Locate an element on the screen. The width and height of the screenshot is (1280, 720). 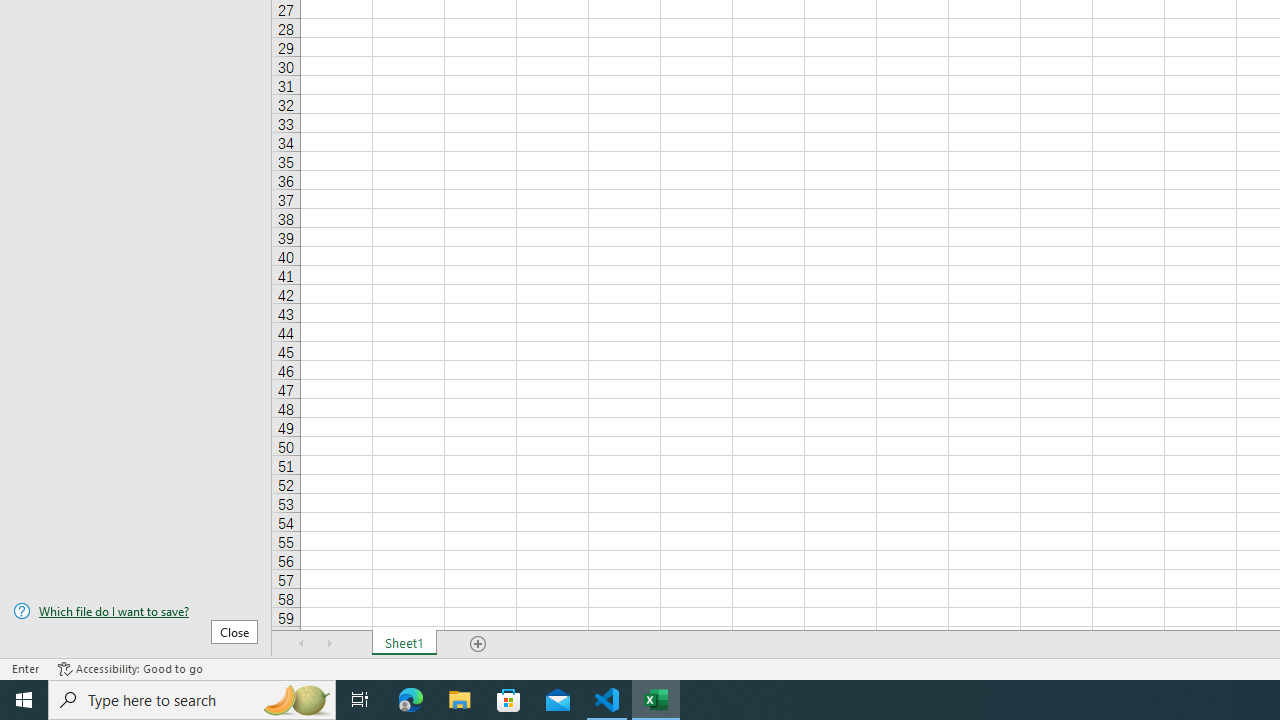
'Sheet1' is located at coordinates (403, 644).